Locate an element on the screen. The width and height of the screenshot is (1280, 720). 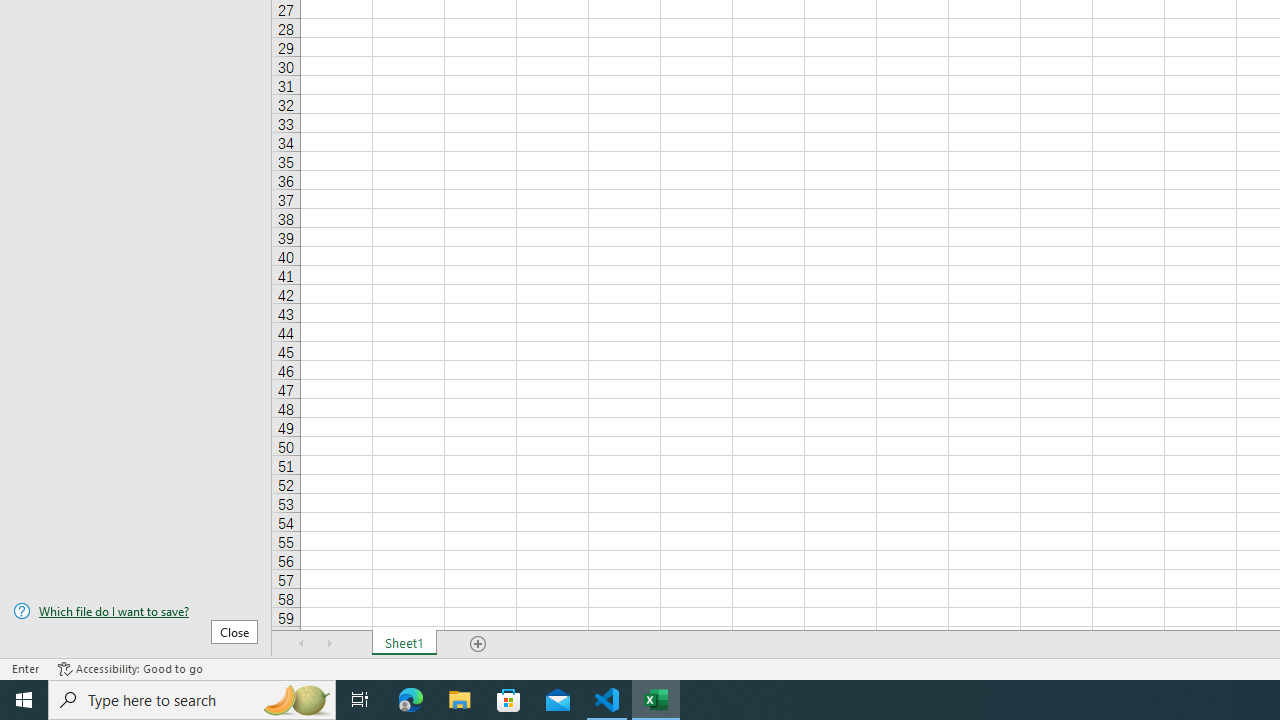
'Sheet1' is located at coordinates (403, 644).